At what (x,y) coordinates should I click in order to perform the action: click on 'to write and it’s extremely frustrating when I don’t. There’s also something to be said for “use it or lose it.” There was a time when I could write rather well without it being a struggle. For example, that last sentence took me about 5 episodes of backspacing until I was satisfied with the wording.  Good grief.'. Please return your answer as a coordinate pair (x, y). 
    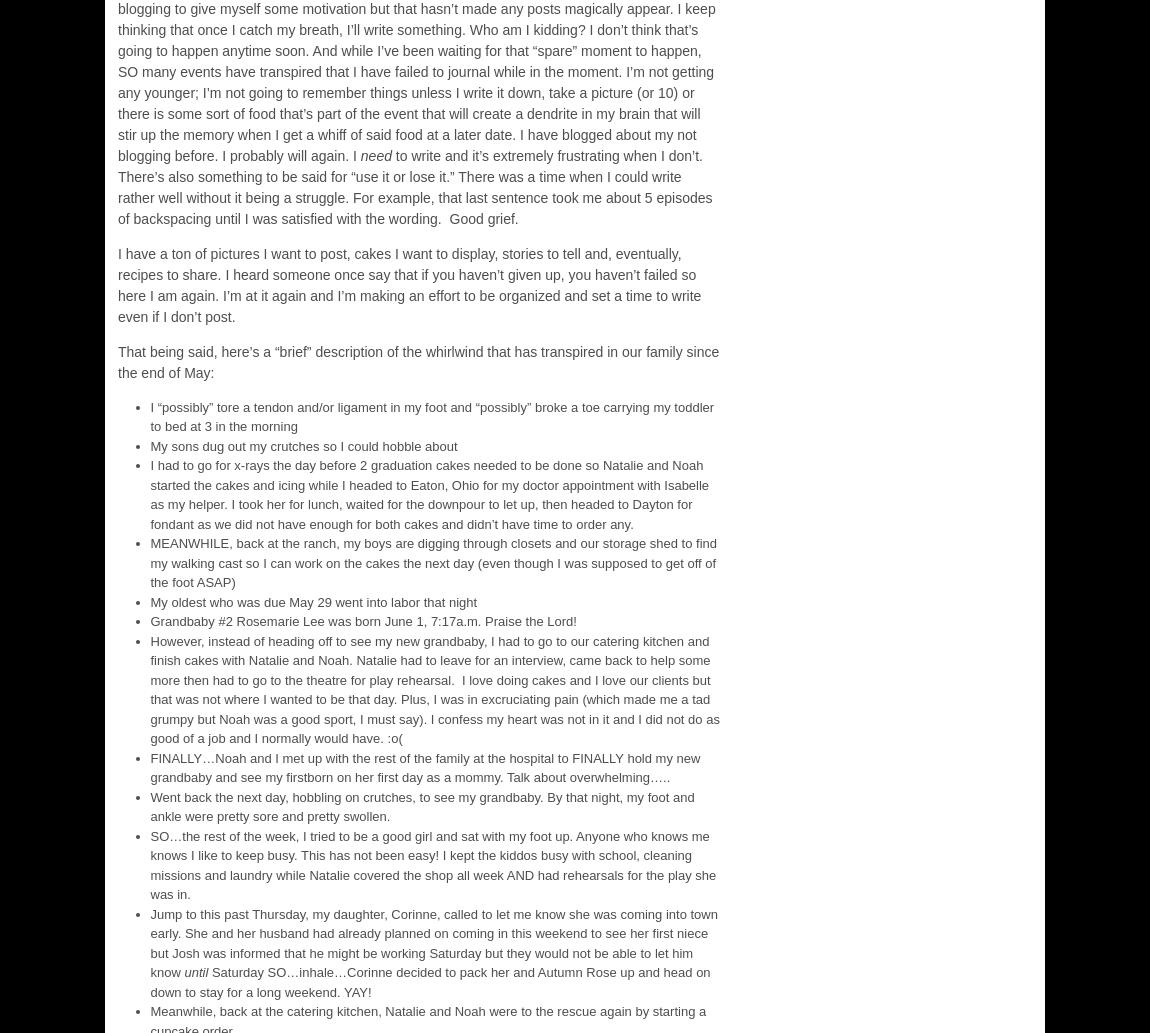
    Looking at the image, I should click on (415, 185).